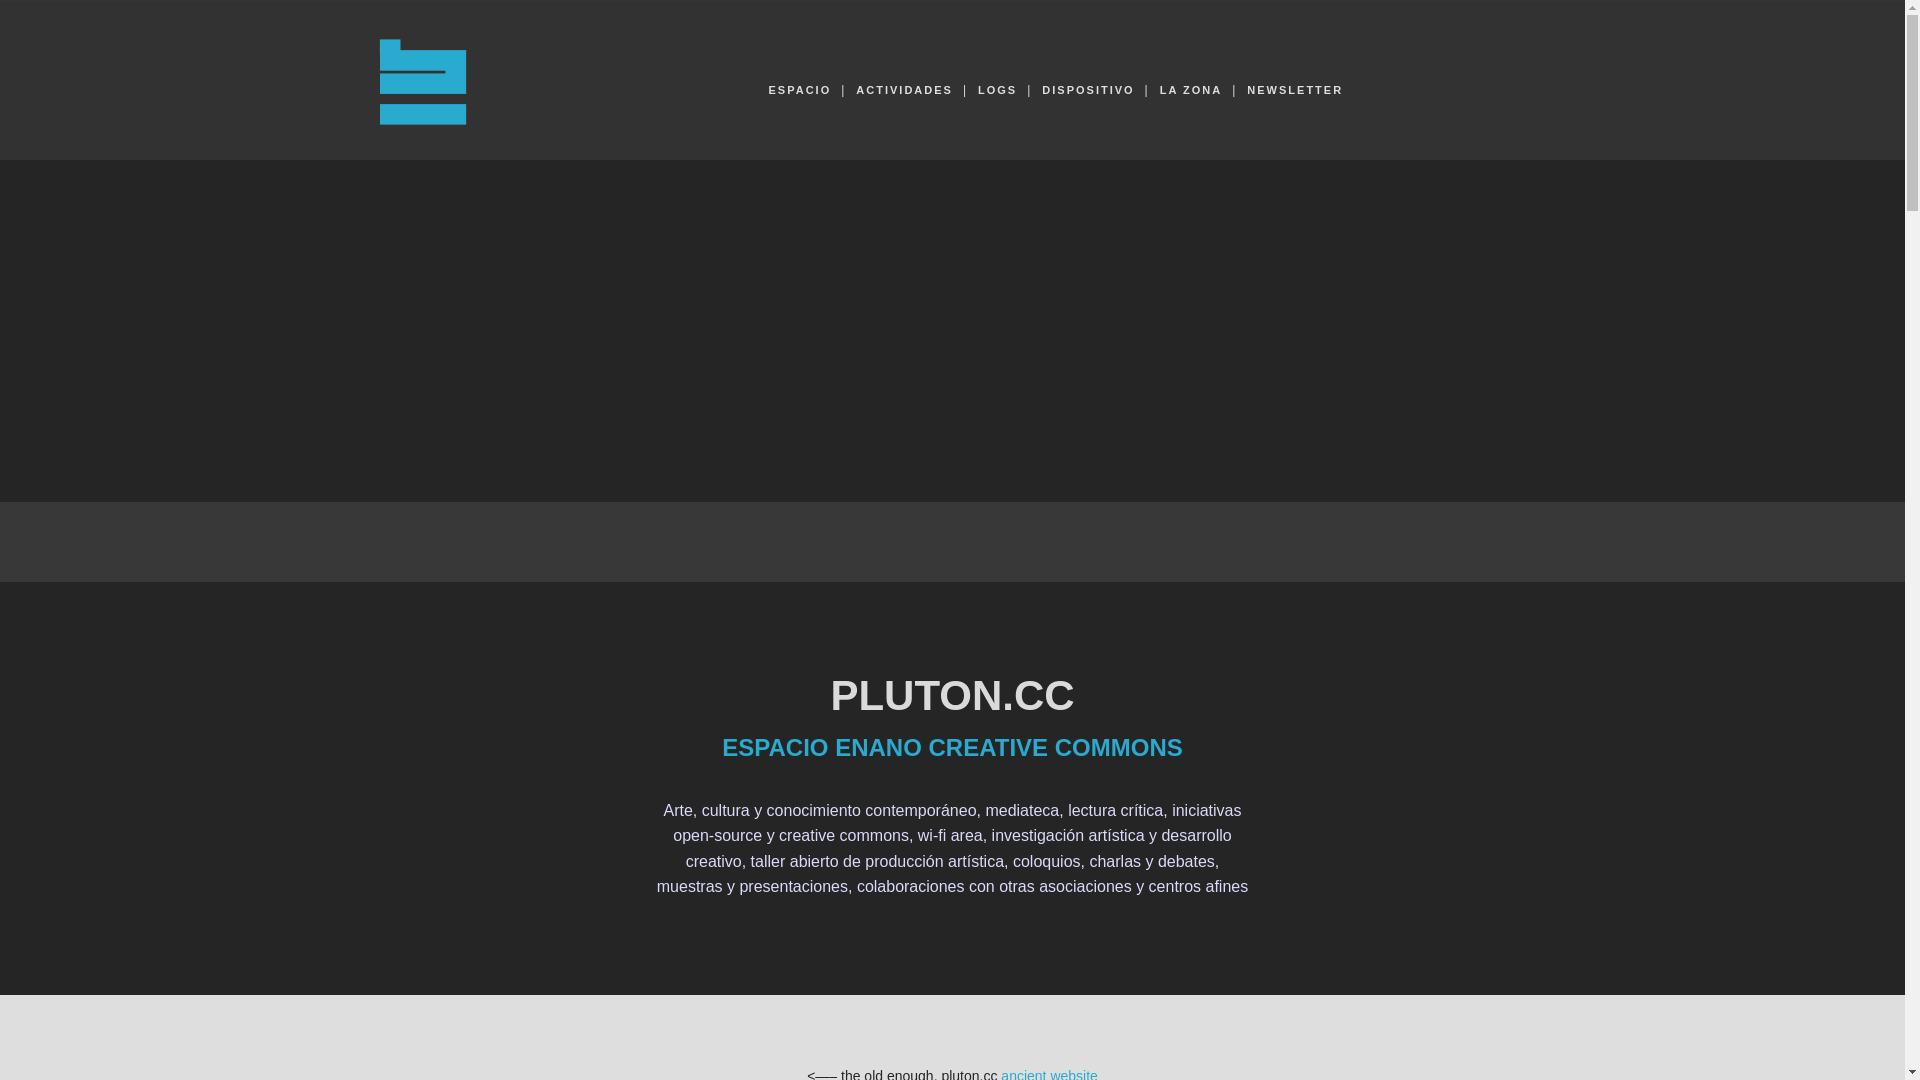  I want to click on 'DISPOSITIVO', so click(1040, 88).